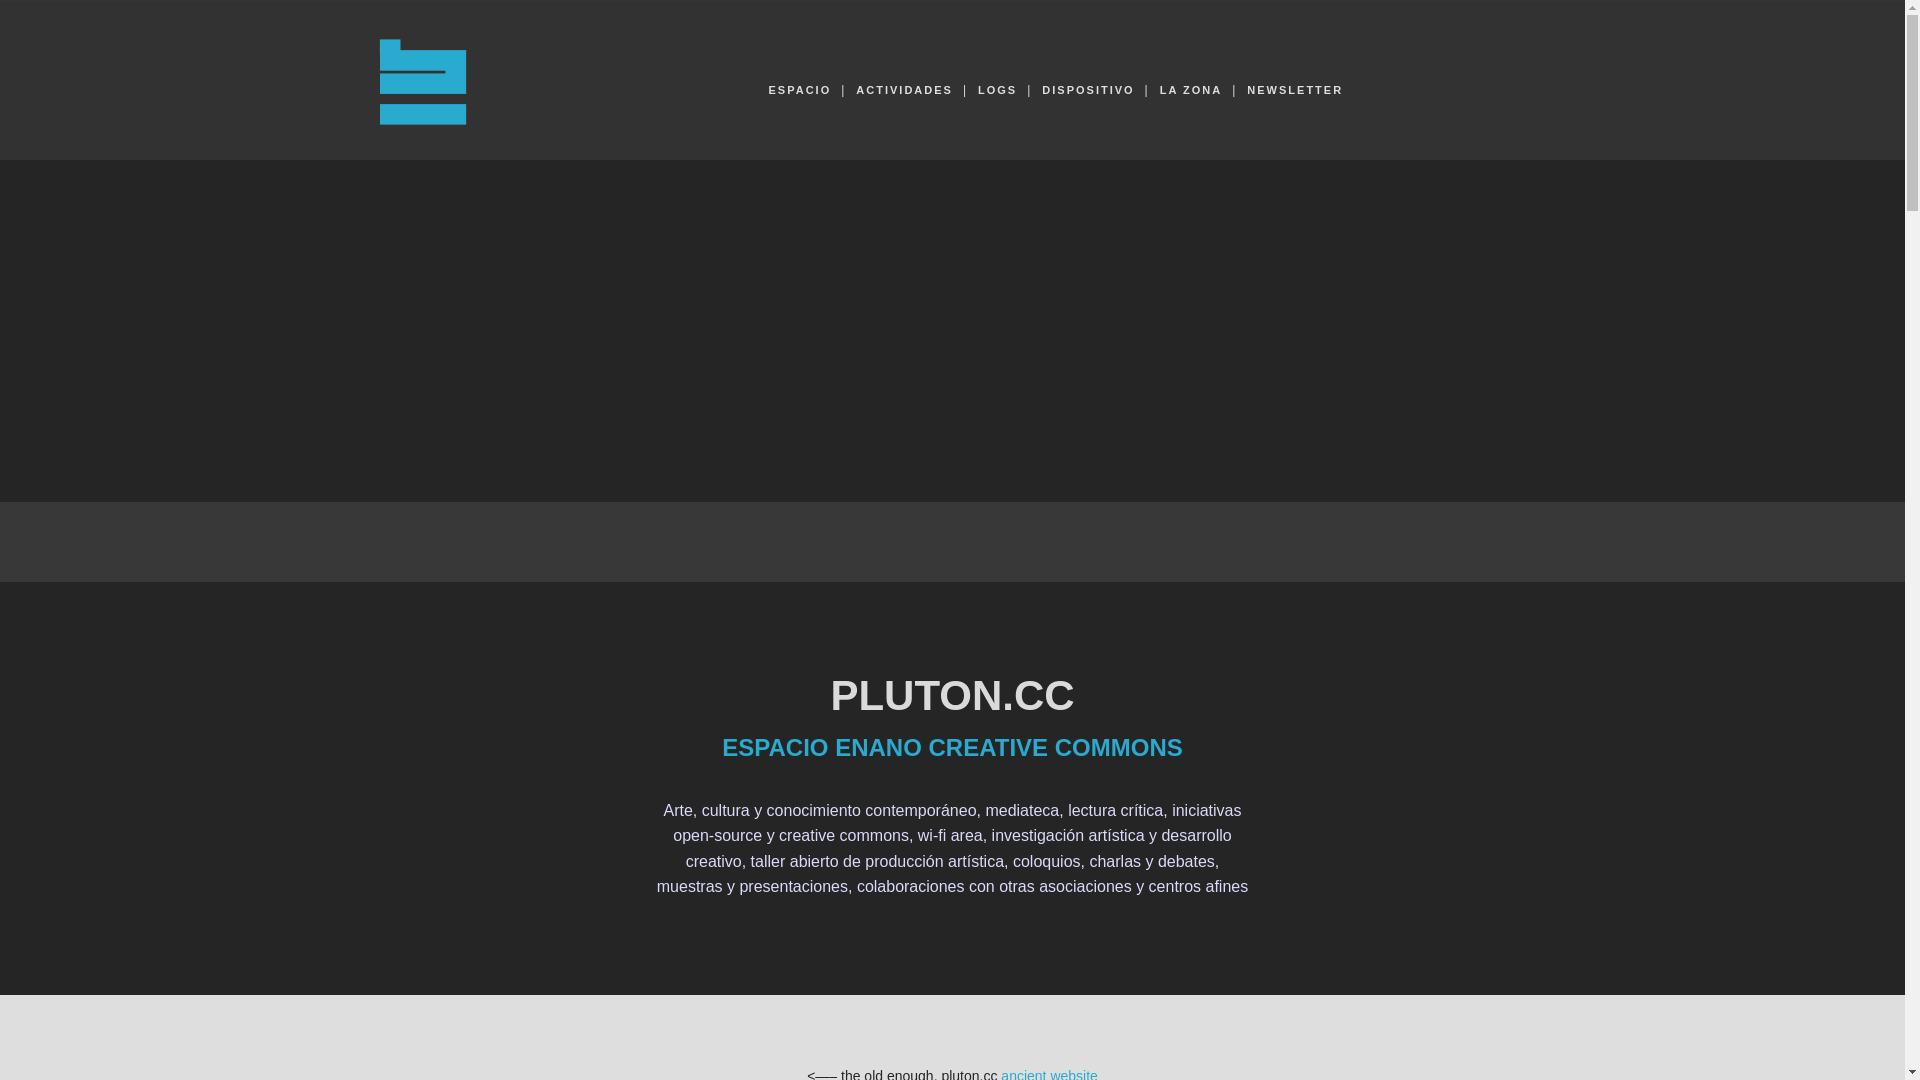  I want to click on 'DISPOSITIVO', so click(1040, 88).